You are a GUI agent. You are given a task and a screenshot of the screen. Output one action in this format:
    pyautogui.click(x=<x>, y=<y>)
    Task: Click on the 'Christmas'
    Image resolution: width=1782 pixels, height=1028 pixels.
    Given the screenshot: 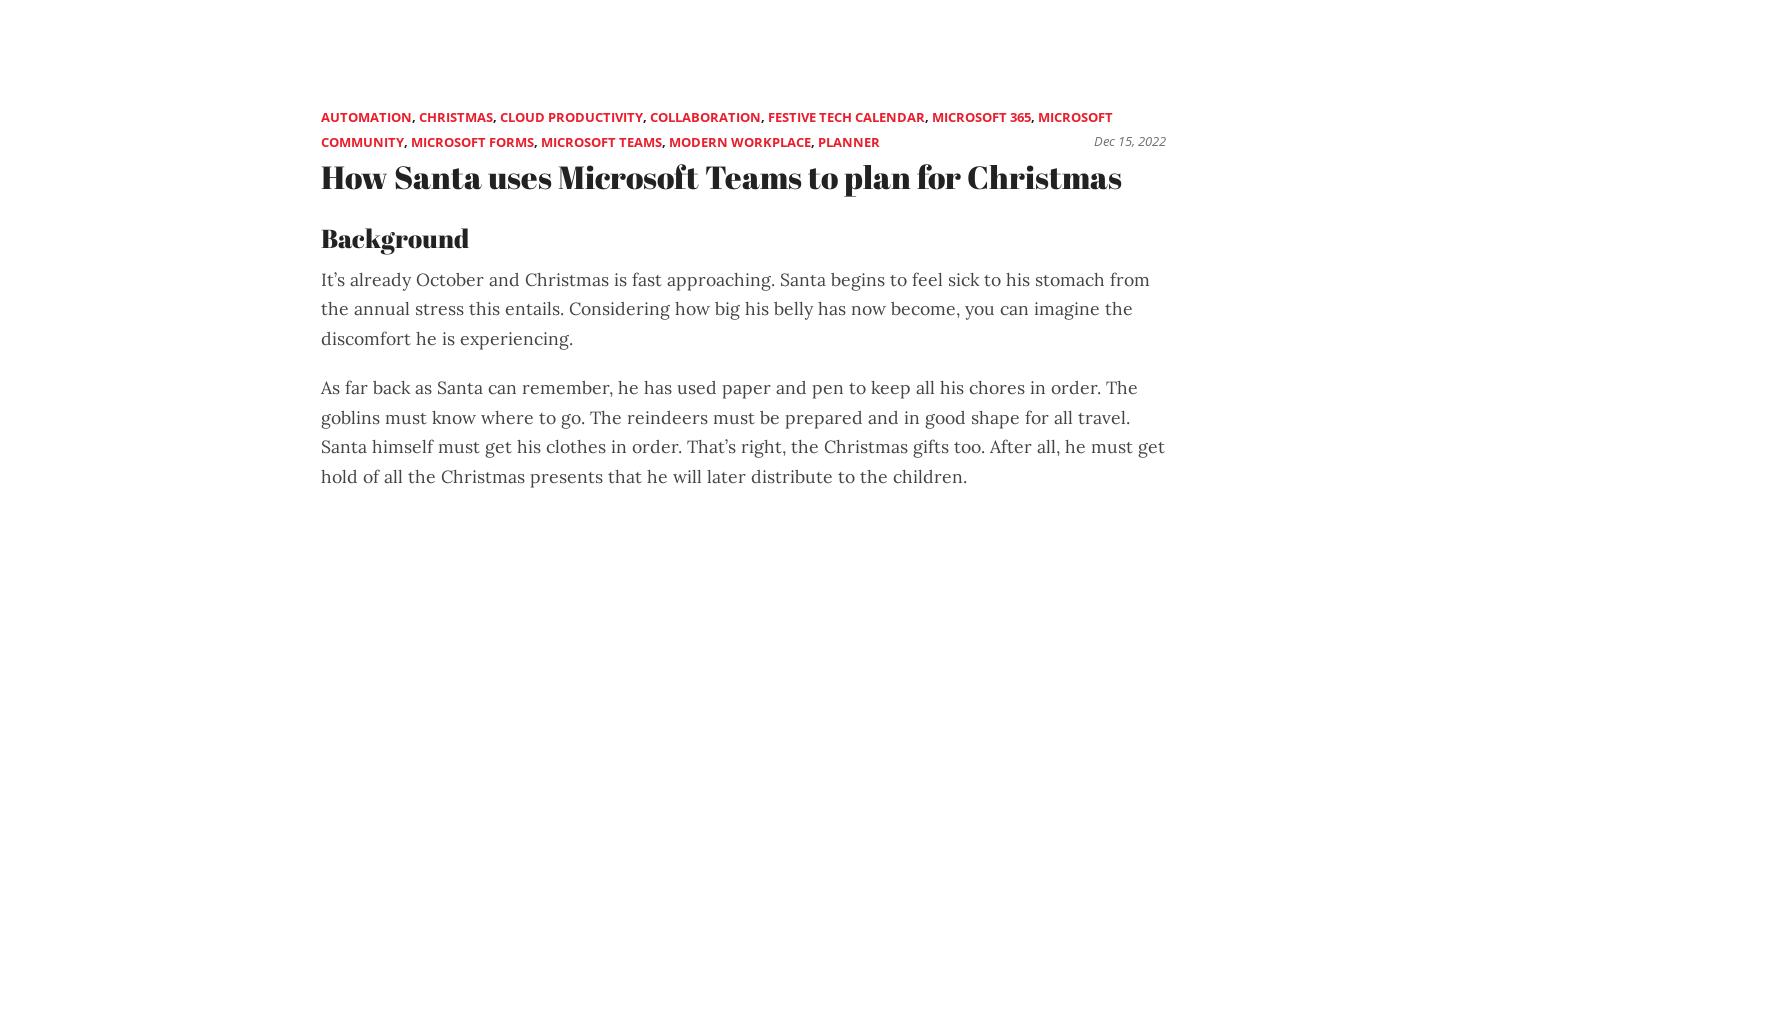 What is the action you would take?
    pyautogui.click(x=455, y=115)
    